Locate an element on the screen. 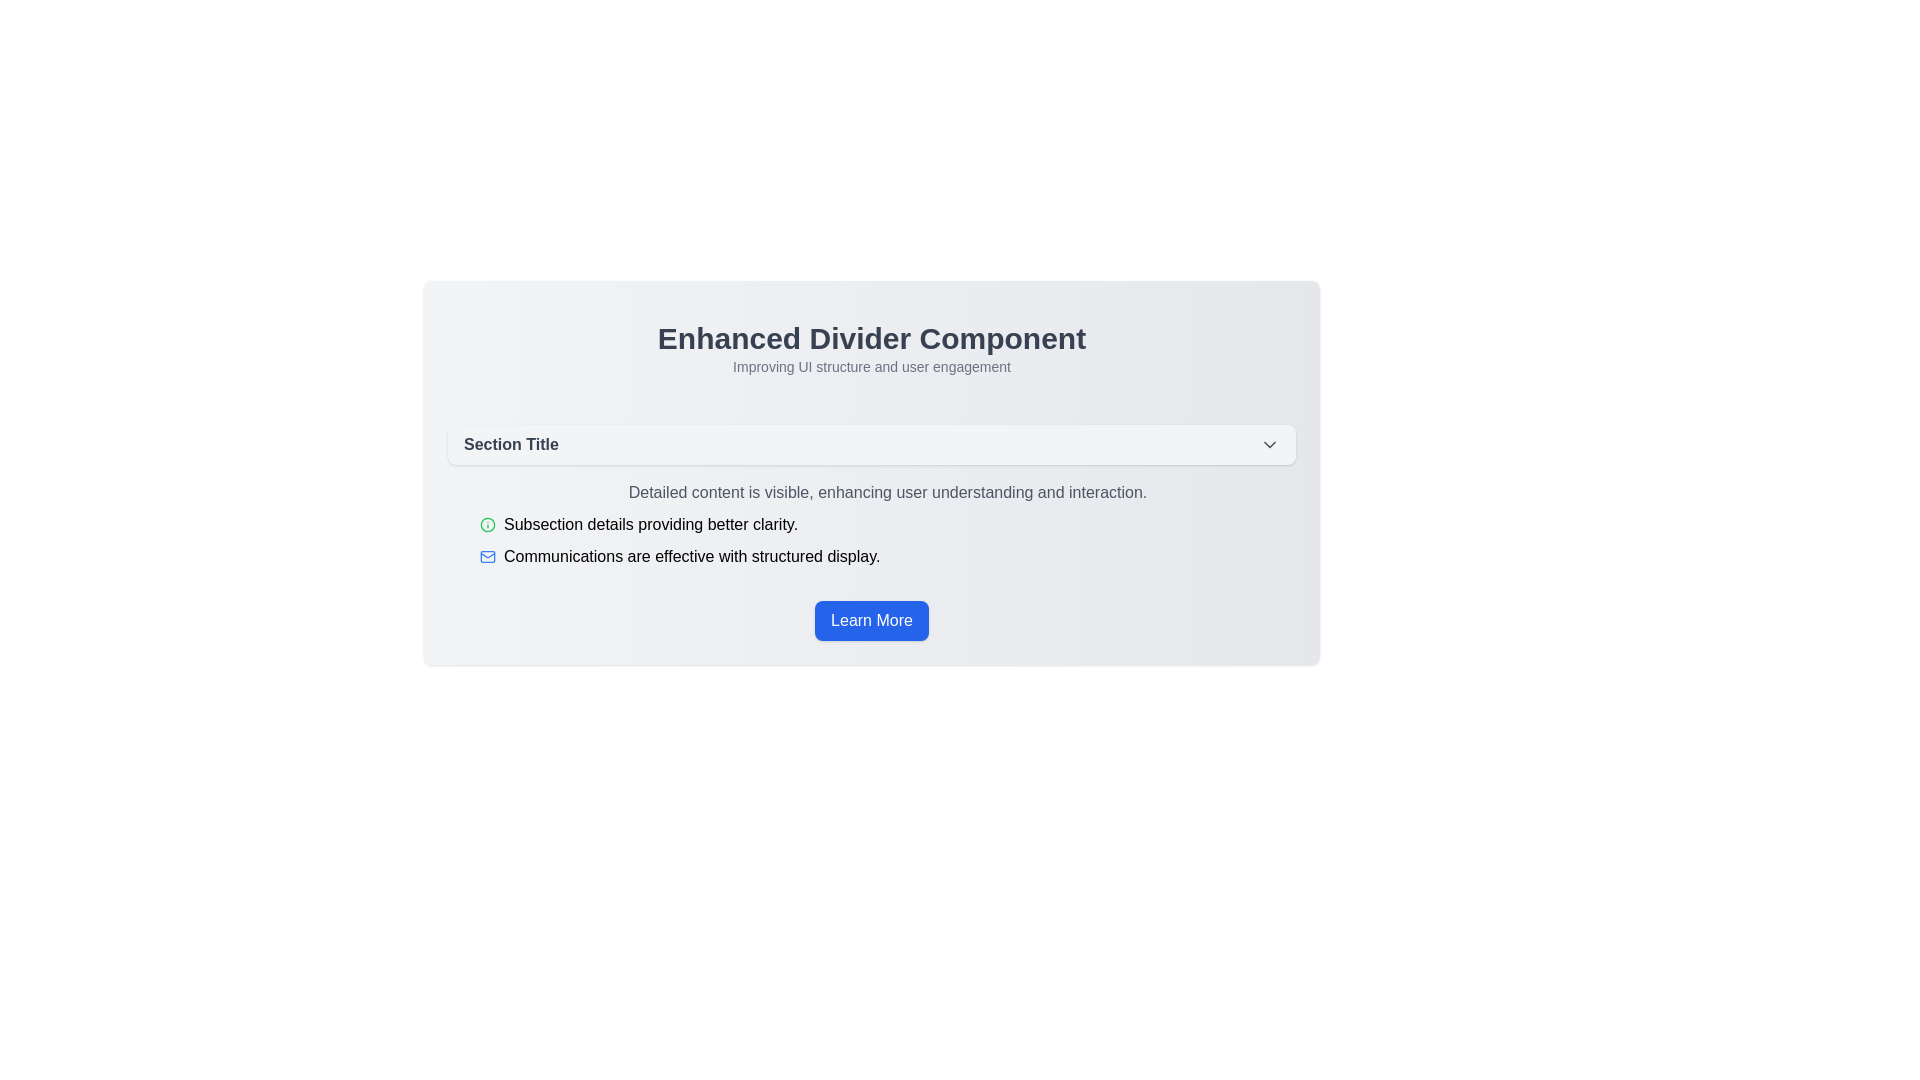  the envelope icon that serves as a visual identifier for the text 'Communications are effective with structured display.' It is positioned to the far left of the text is located at coordinates (488, 556).